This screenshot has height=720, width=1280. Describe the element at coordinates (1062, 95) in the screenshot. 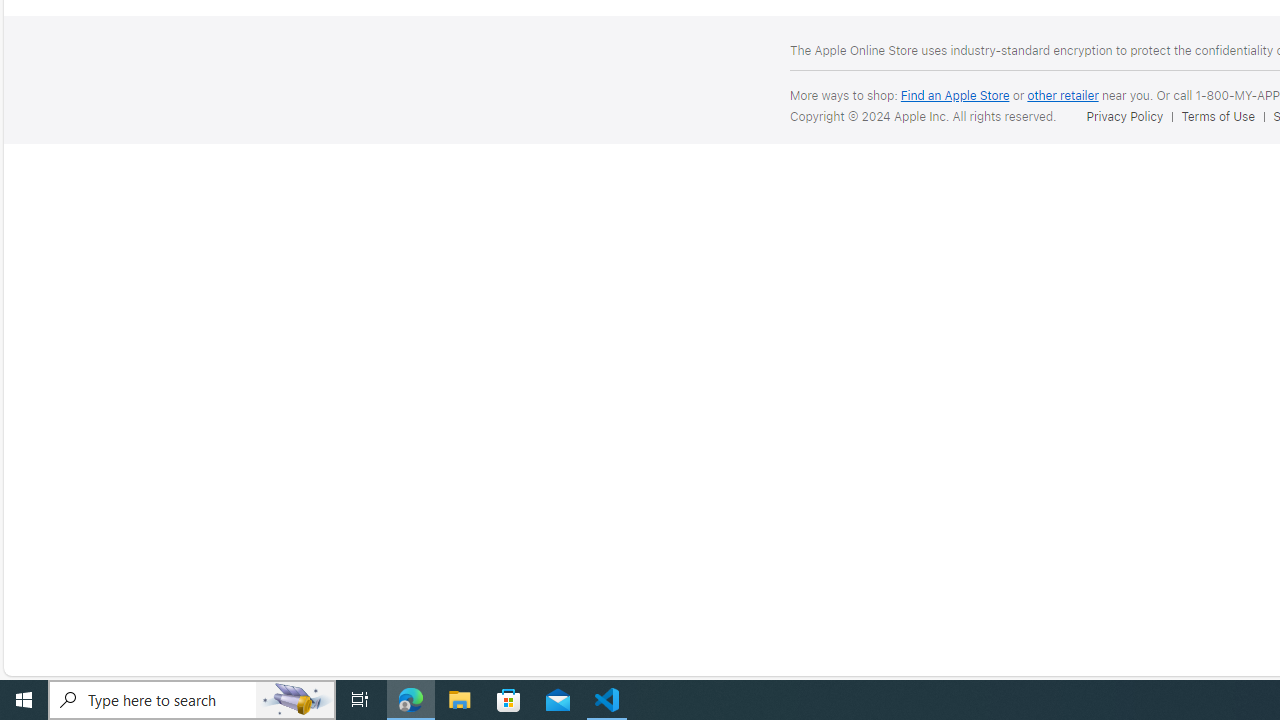

I see `'other retailer'` at that location.